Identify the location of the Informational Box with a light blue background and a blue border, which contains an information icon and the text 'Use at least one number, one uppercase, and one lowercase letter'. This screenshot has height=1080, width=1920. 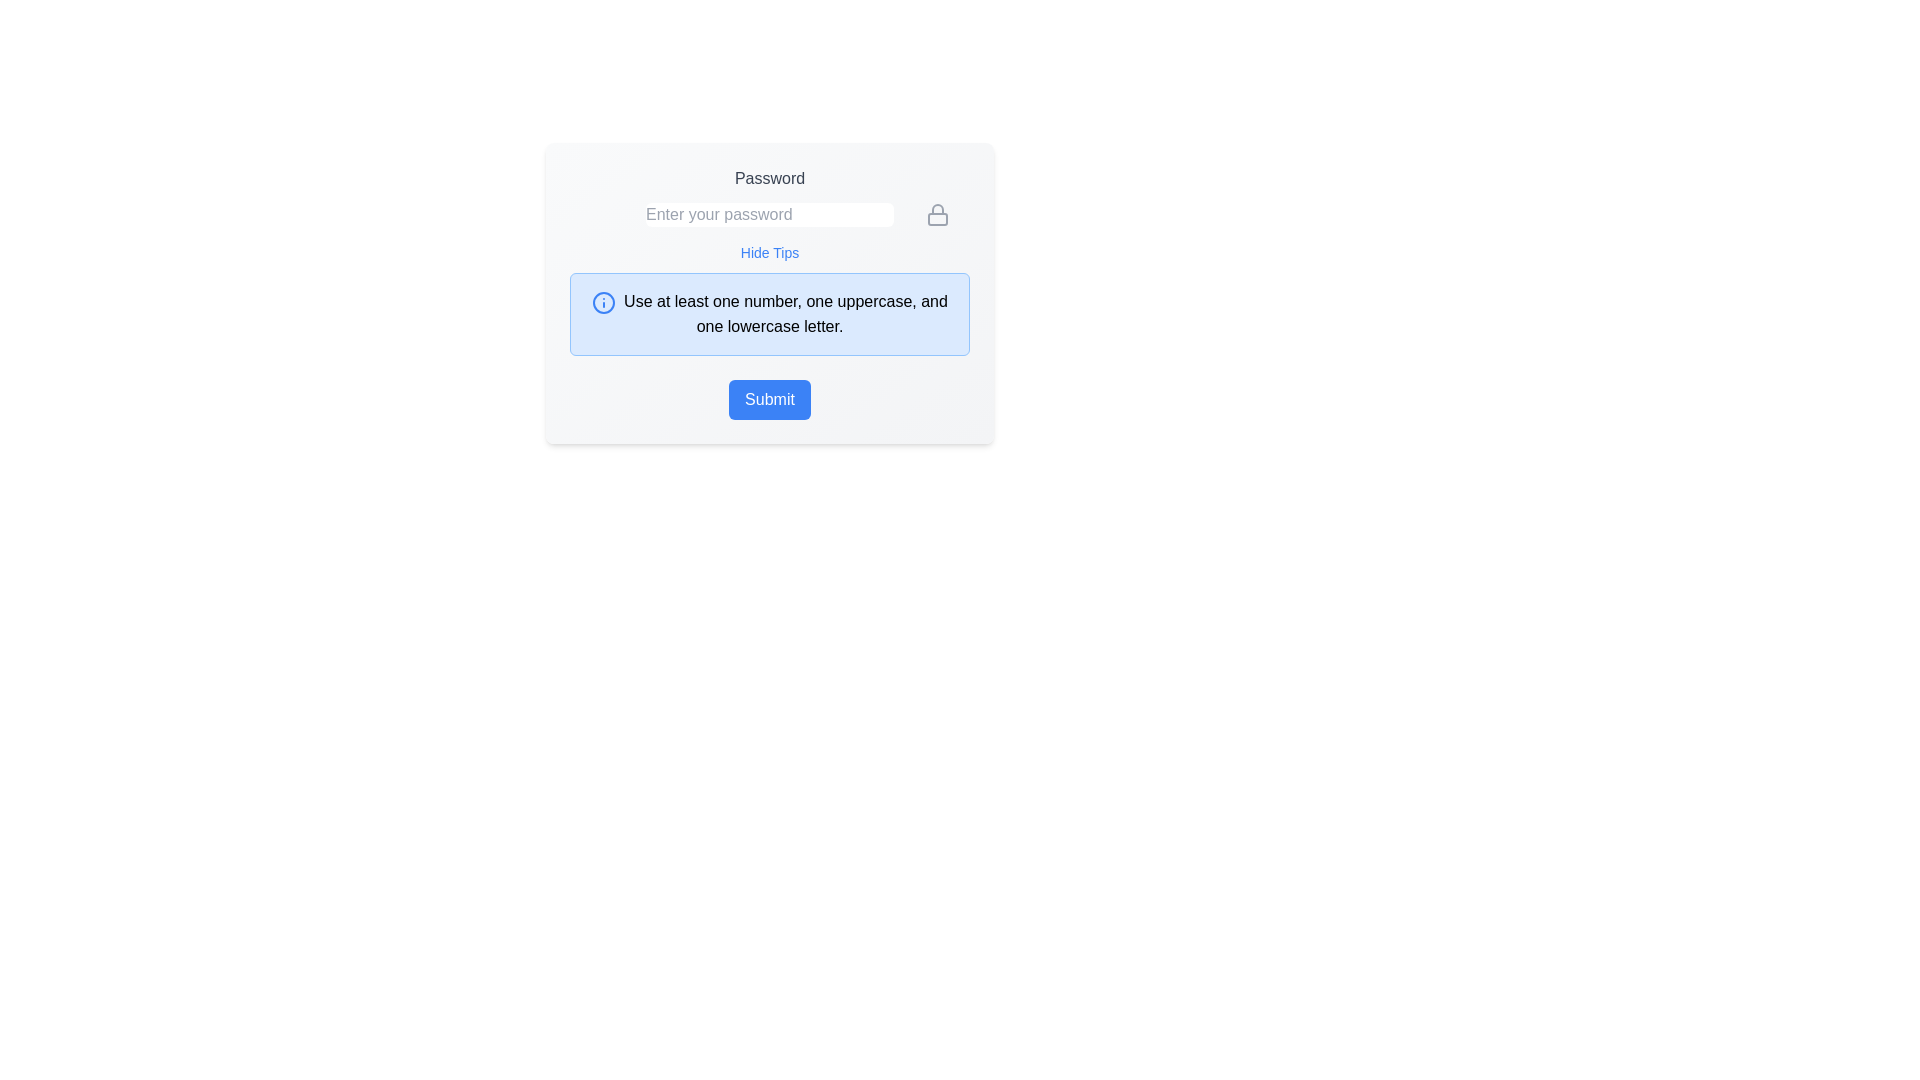
(768, 313).